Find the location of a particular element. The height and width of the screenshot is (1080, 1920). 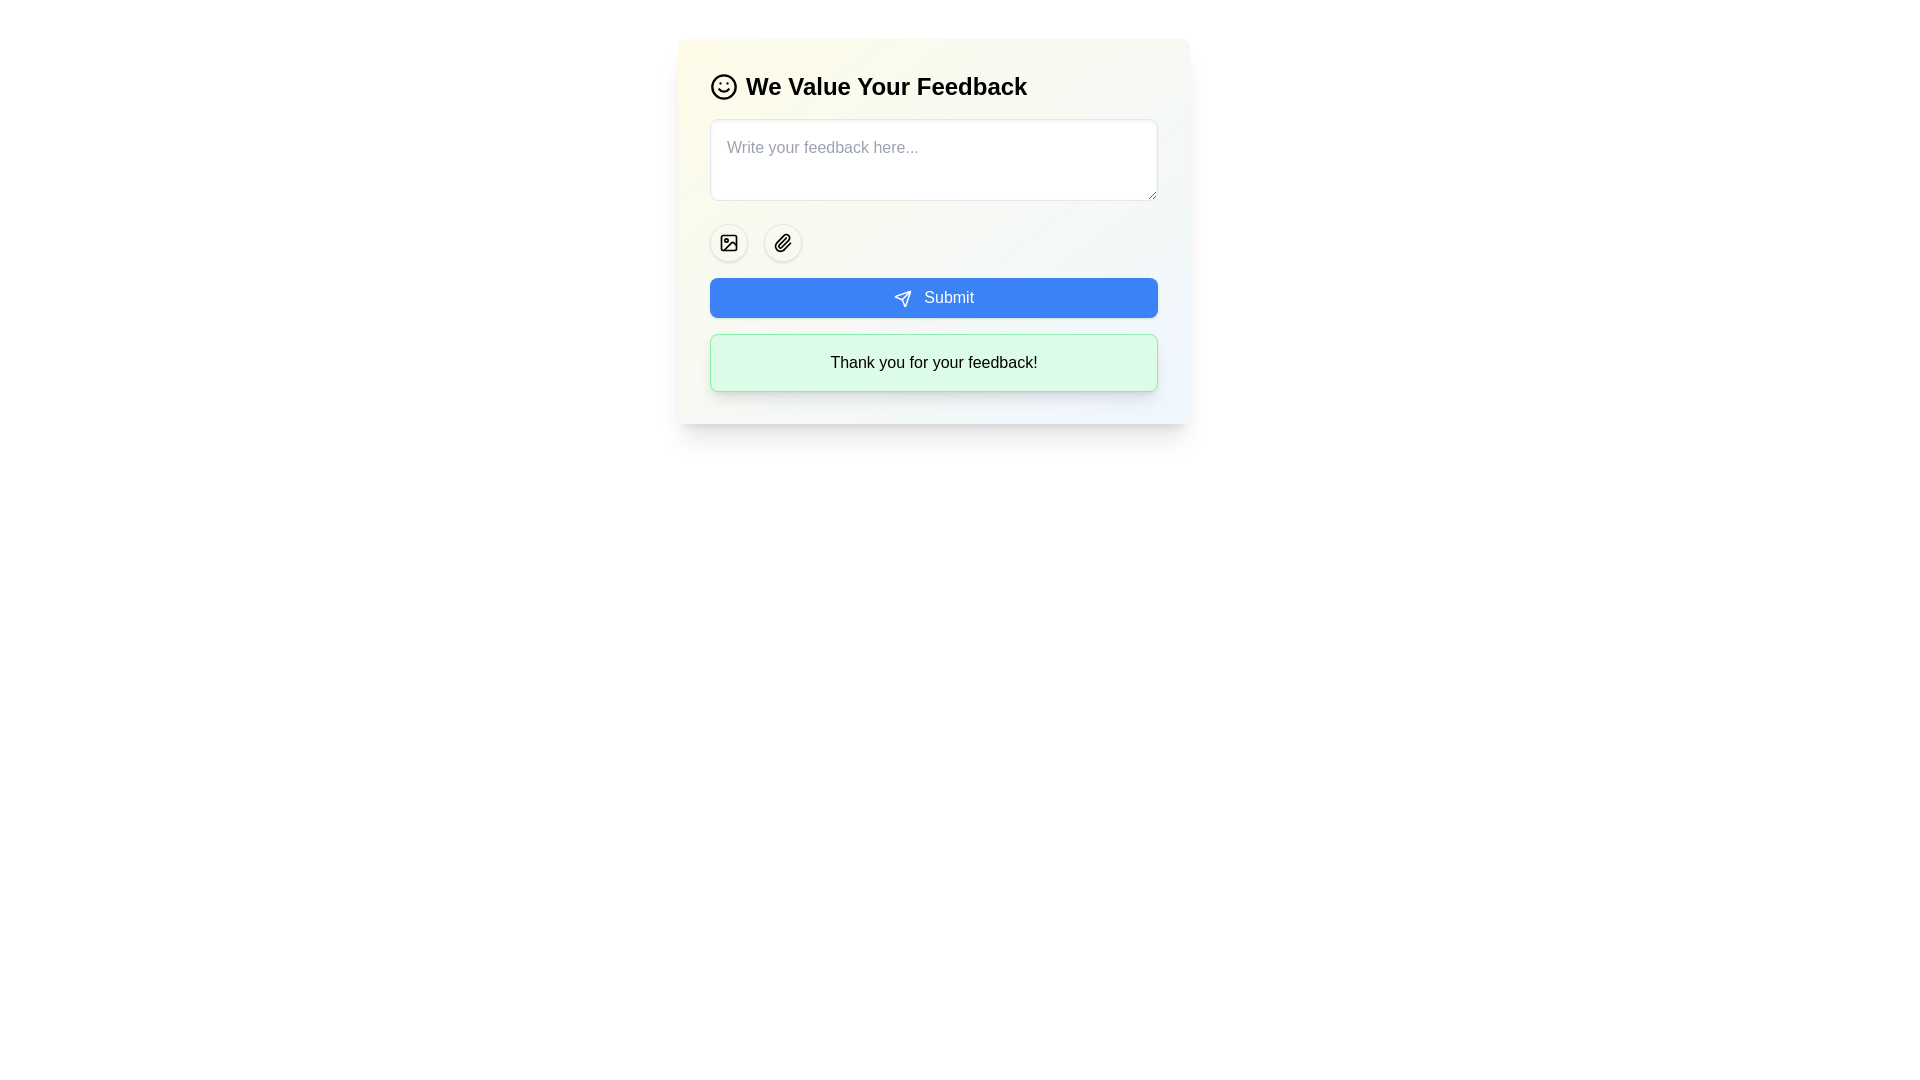

the attachment button, which is the second circular button in a horizontal arrangement, positioned to the right of an image icon button, to trigger a style change is located at coordinates (781, 242).